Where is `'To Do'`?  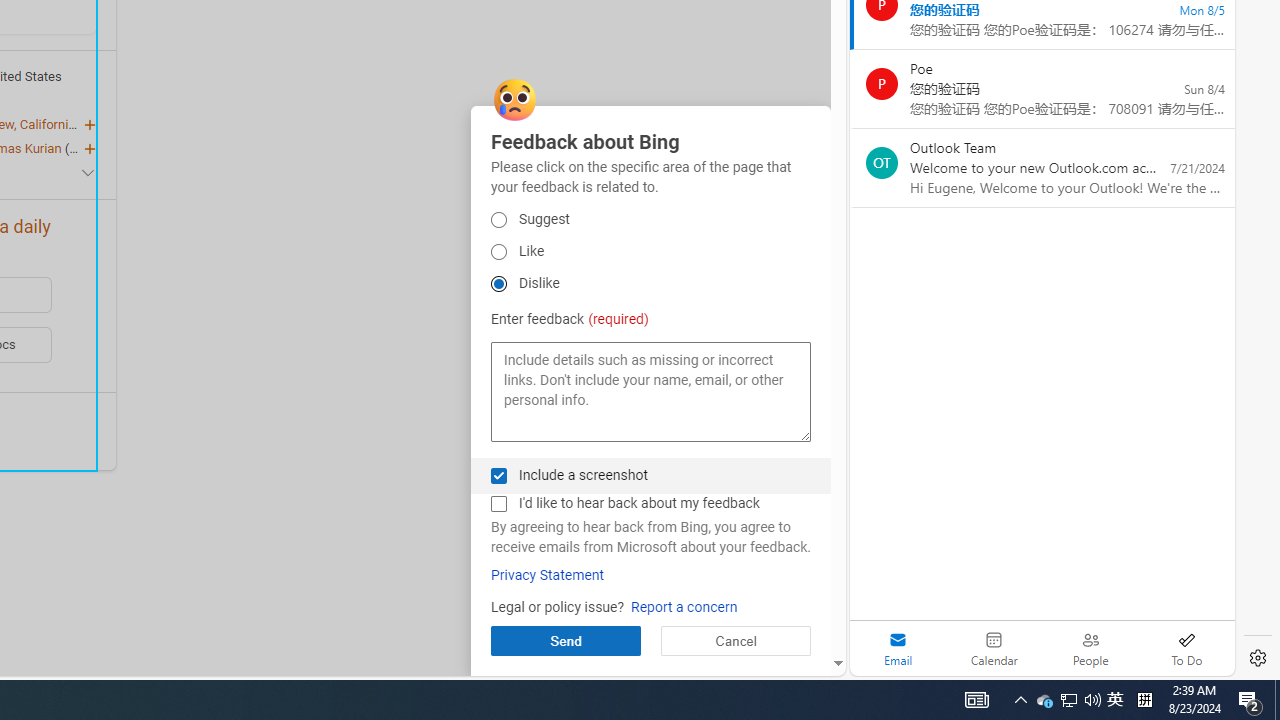
'To Do' is located at coordinates (1186, 648).